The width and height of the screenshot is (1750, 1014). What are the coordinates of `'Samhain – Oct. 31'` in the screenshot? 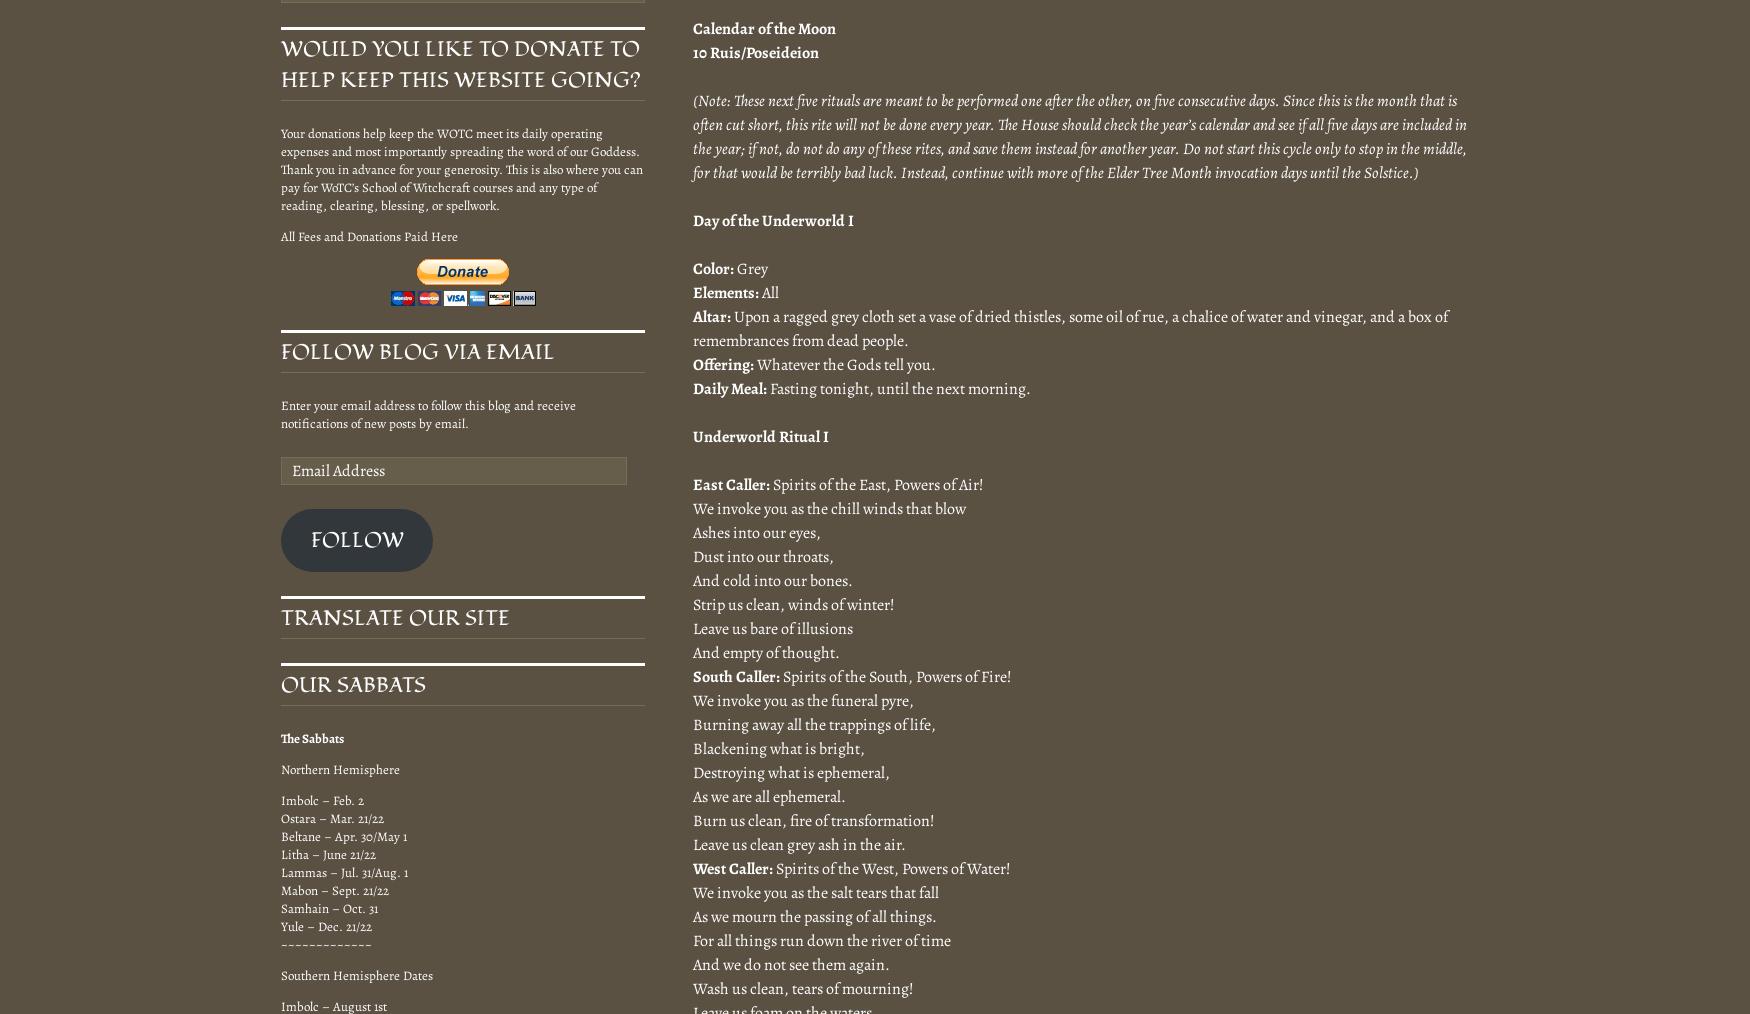 It's located at (280, 907).